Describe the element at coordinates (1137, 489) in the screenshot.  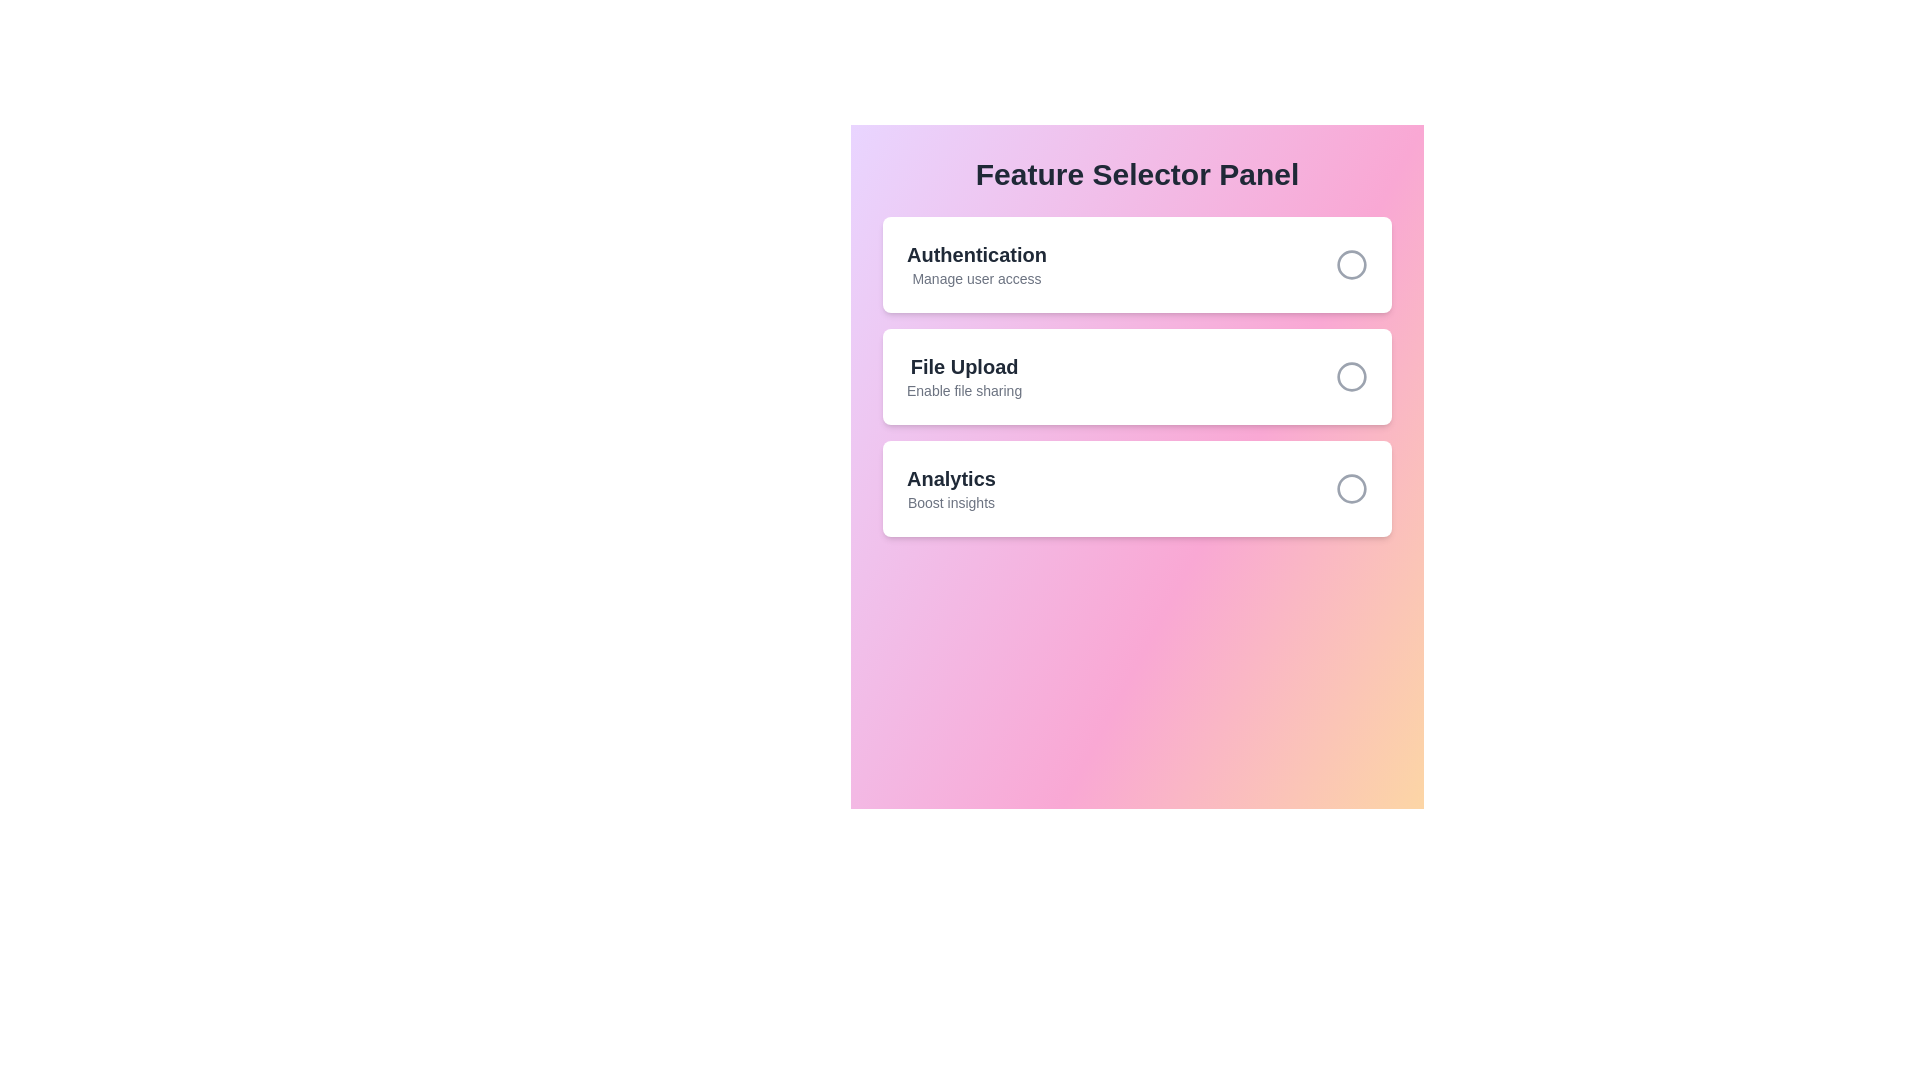
I see `the feature card labeled Analytics` at that location.